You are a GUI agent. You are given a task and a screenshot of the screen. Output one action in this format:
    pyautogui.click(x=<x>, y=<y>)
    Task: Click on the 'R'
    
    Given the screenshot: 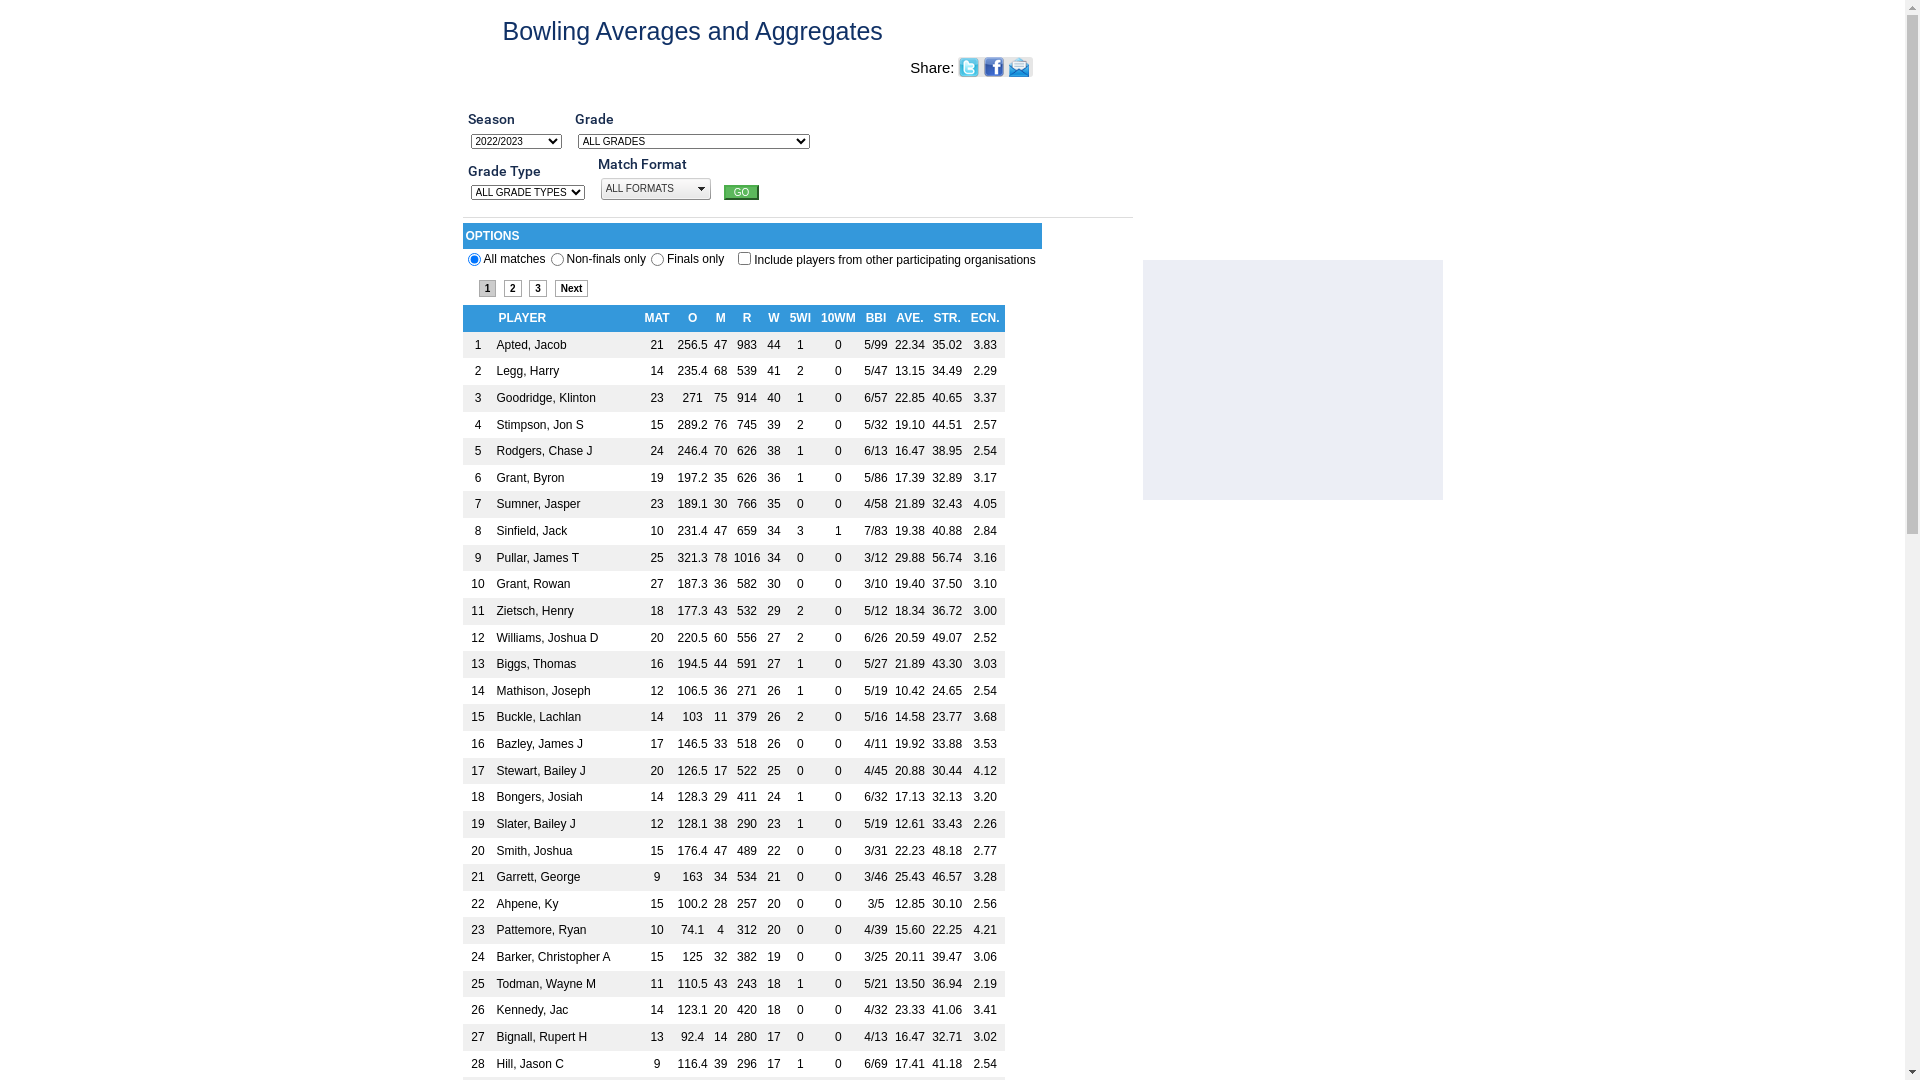 What is the action you would take?
    pyautogui.click(x=739, y=316)
    